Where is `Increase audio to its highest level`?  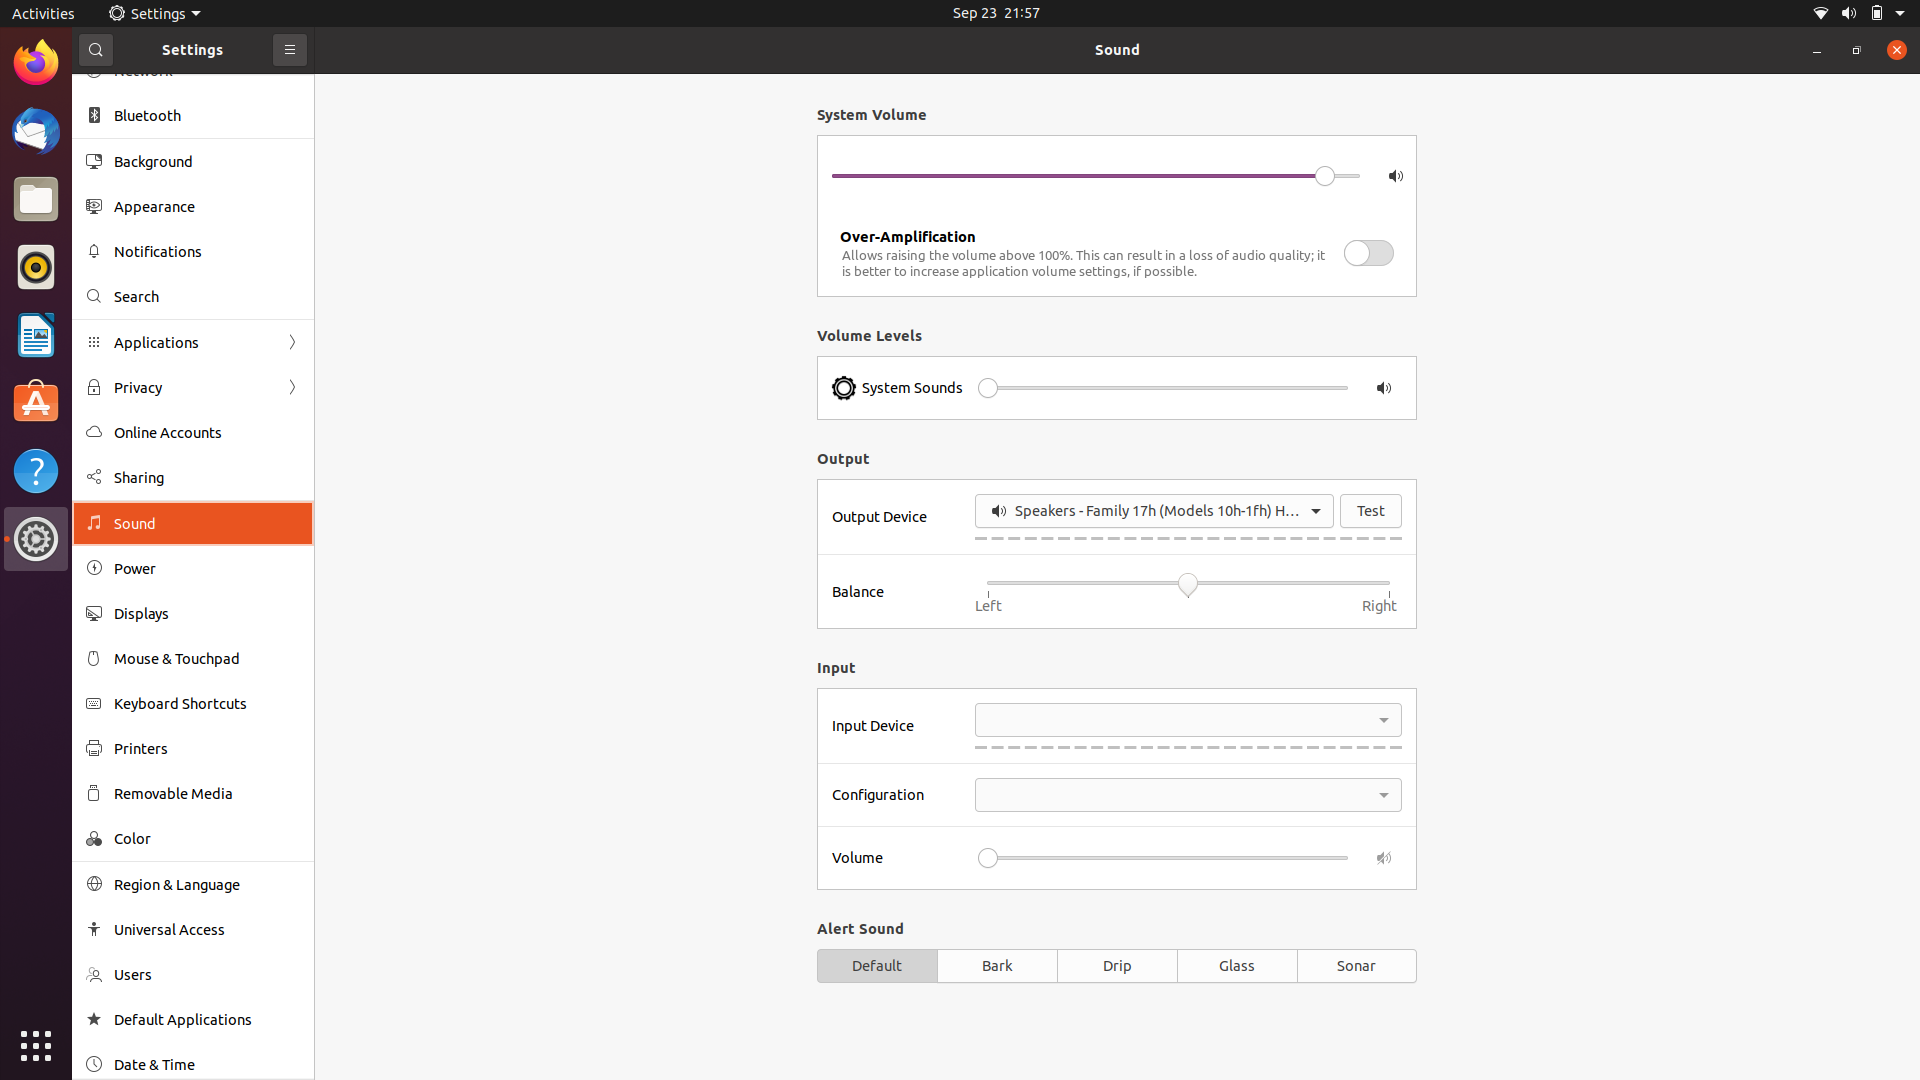
Increase audio to its highest level is located at coordinates (1309, 388).